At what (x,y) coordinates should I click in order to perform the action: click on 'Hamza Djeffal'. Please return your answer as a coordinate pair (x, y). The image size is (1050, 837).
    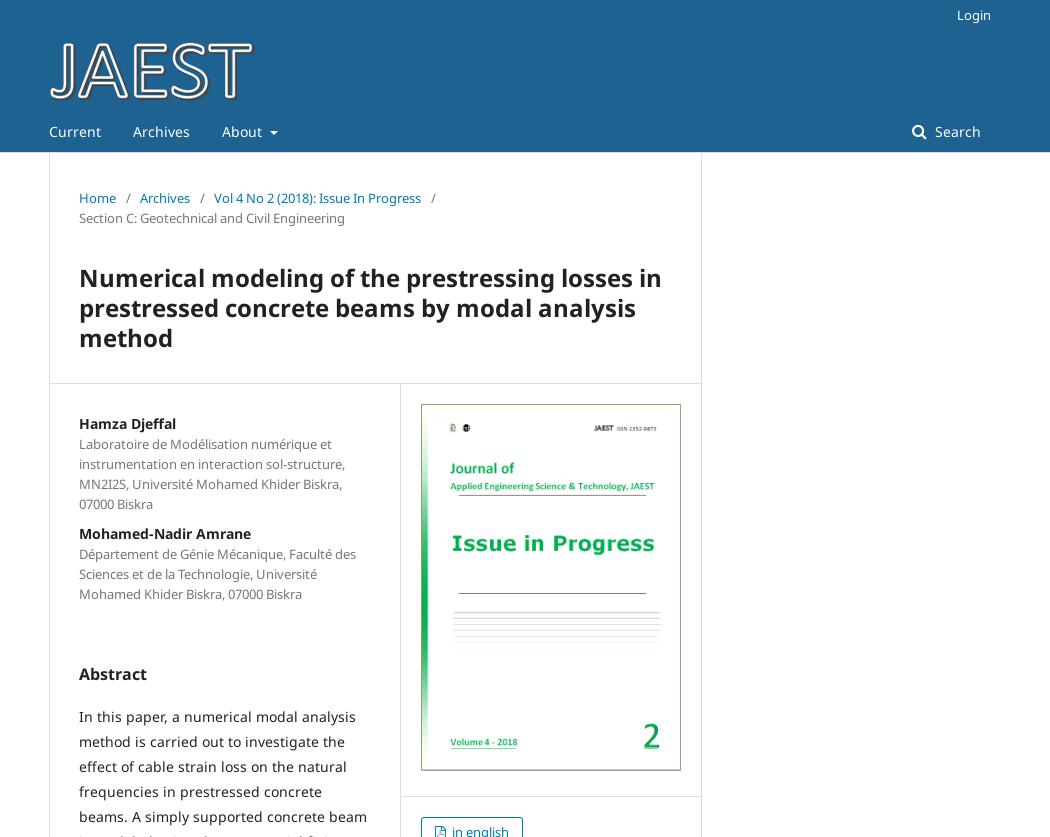
    Looking at the image, I should click on (126, 422).